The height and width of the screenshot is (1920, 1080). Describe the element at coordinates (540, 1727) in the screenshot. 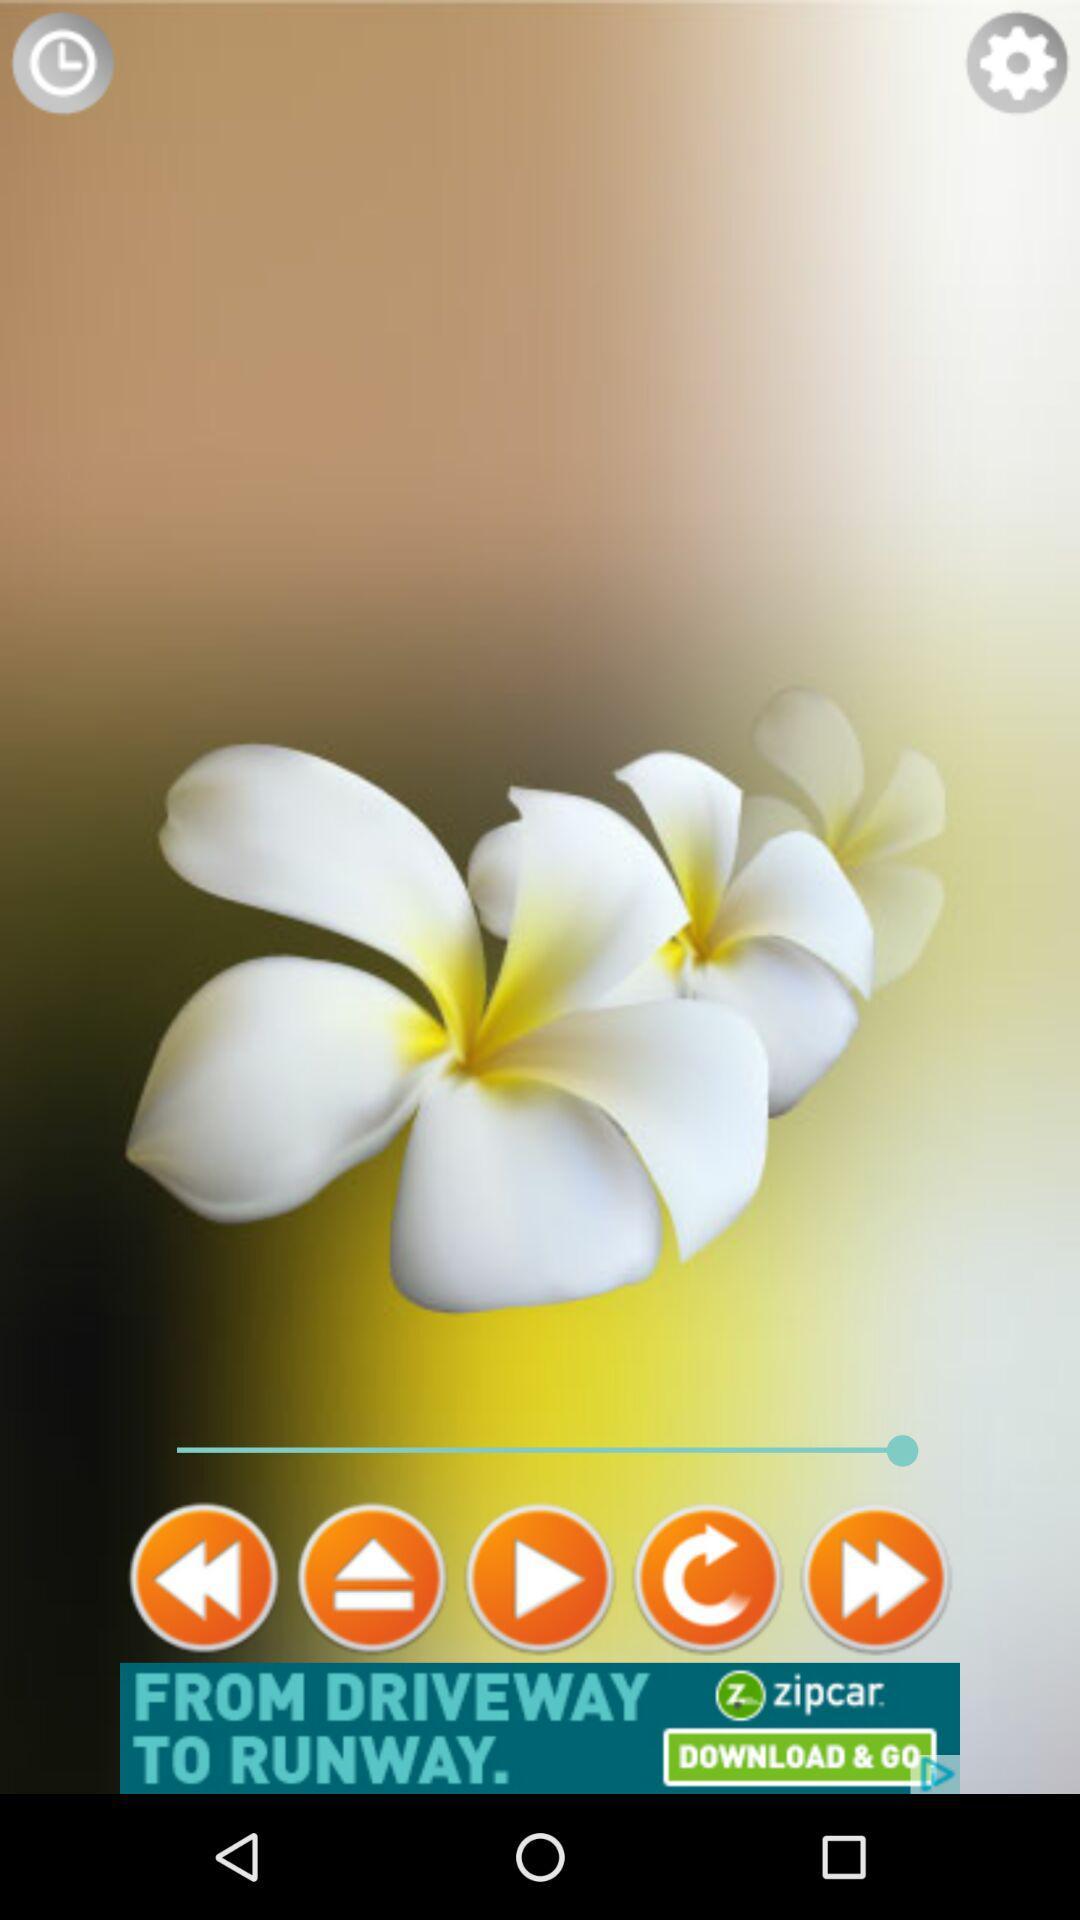

I see `this is an advertisement` at that location.